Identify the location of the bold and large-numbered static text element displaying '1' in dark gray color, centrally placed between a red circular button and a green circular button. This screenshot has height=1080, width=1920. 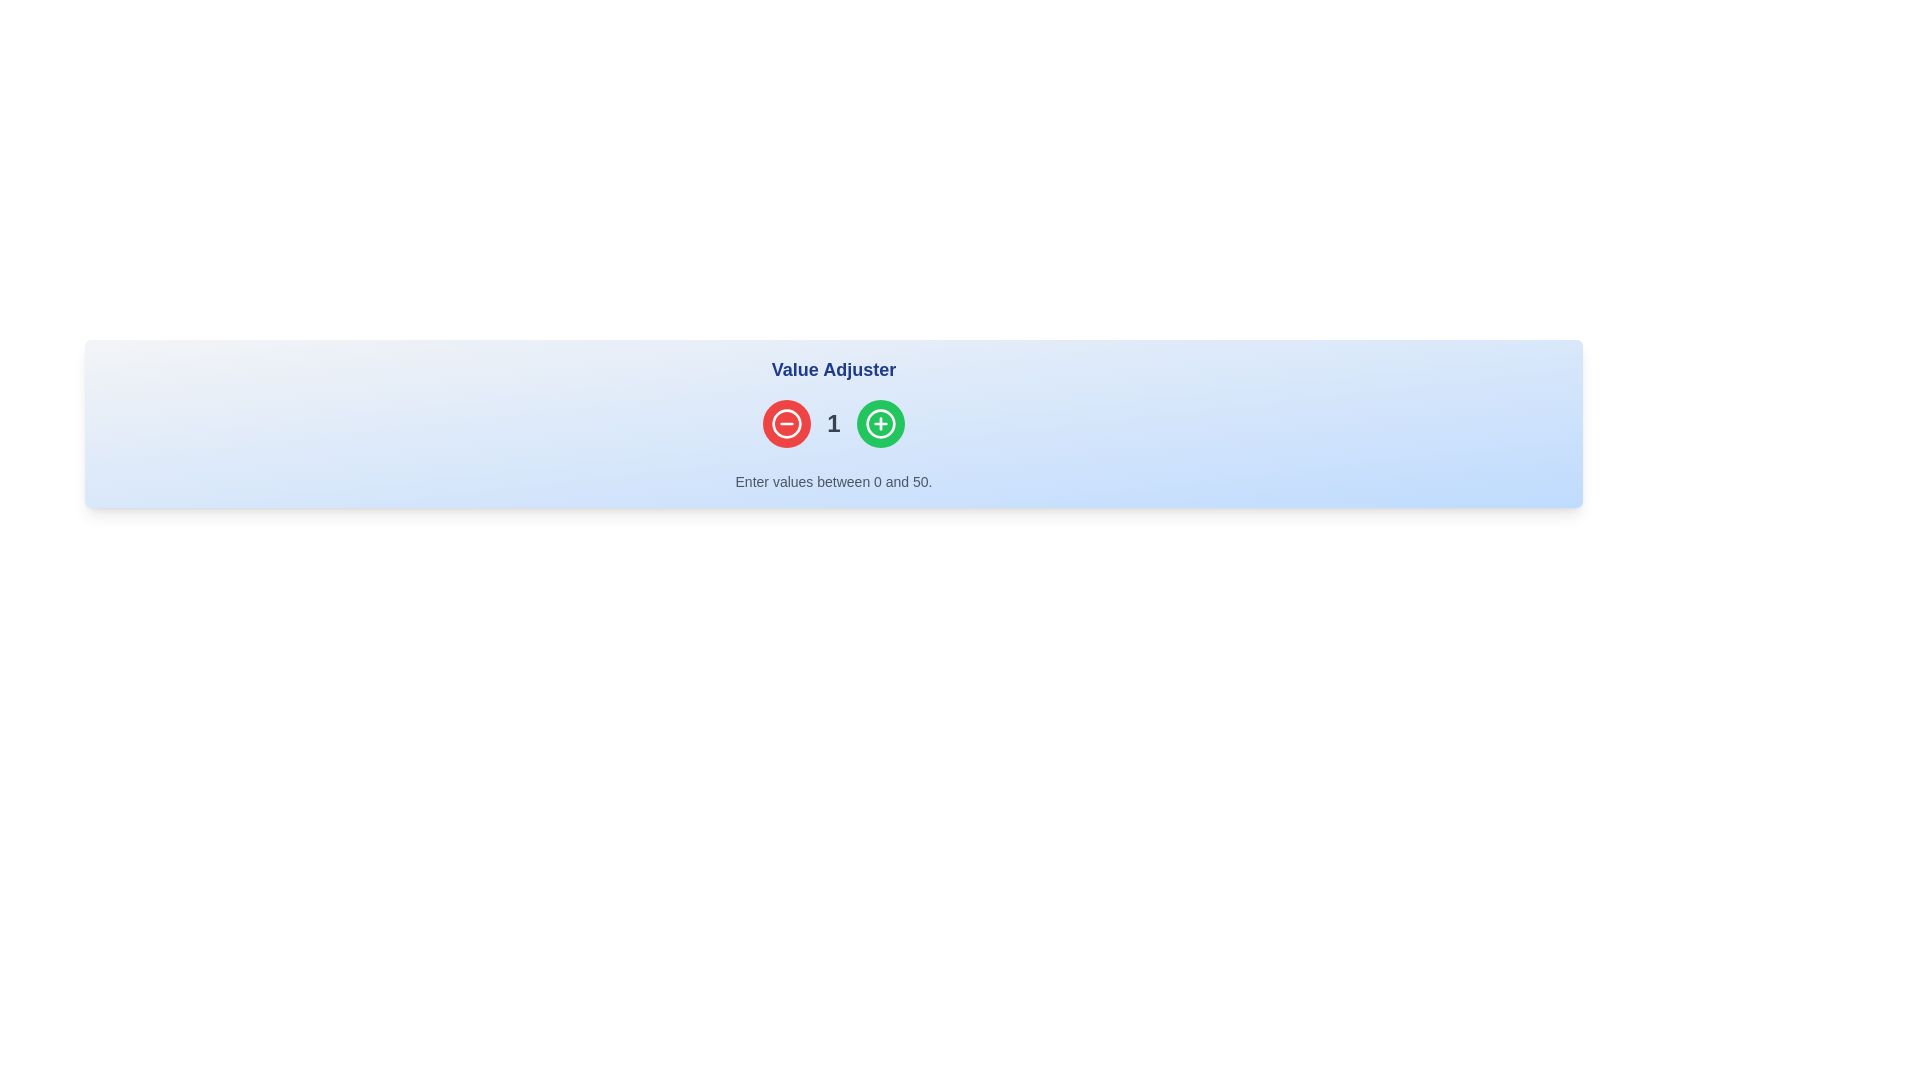
(834, 423).